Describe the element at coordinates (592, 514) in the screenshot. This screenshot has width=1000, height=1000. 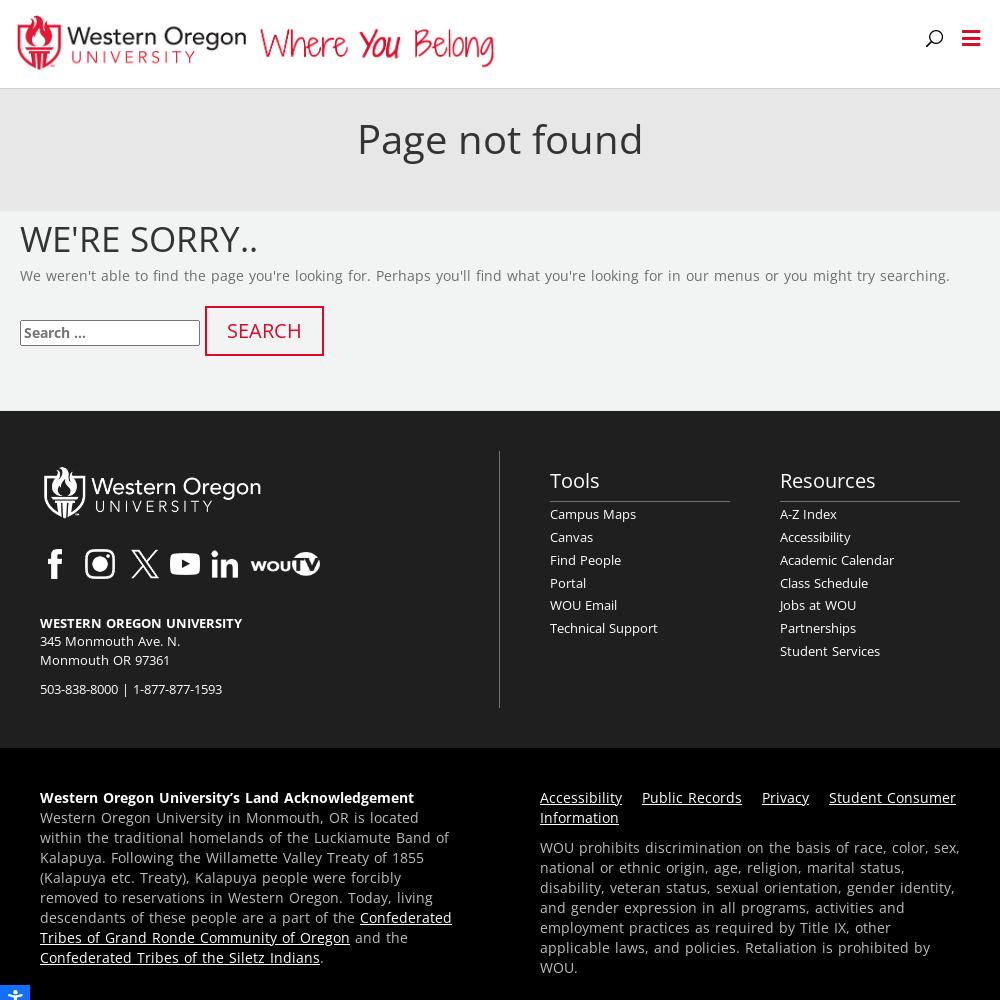
I see `'Campus Maps'` at that location.